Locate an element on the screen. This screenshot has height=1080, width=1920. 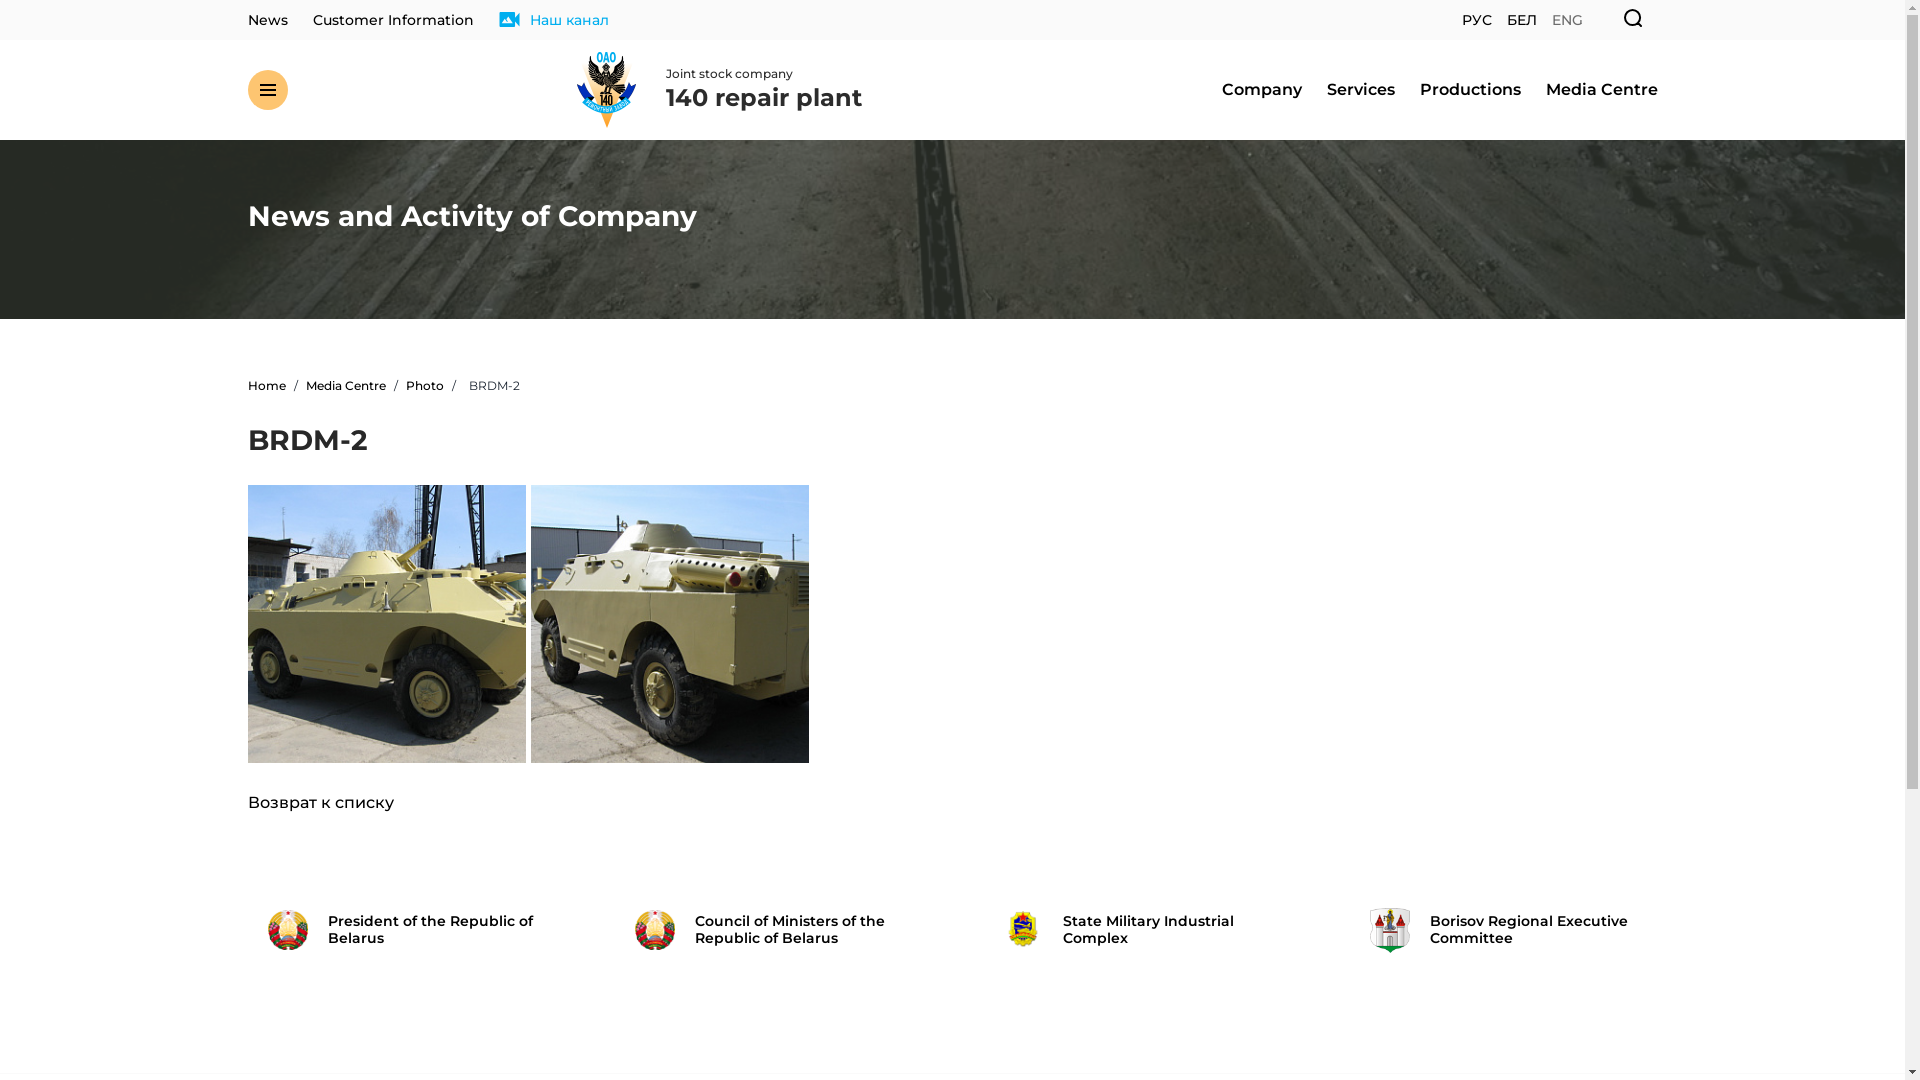
'News' is located at coordinates (247, 20).